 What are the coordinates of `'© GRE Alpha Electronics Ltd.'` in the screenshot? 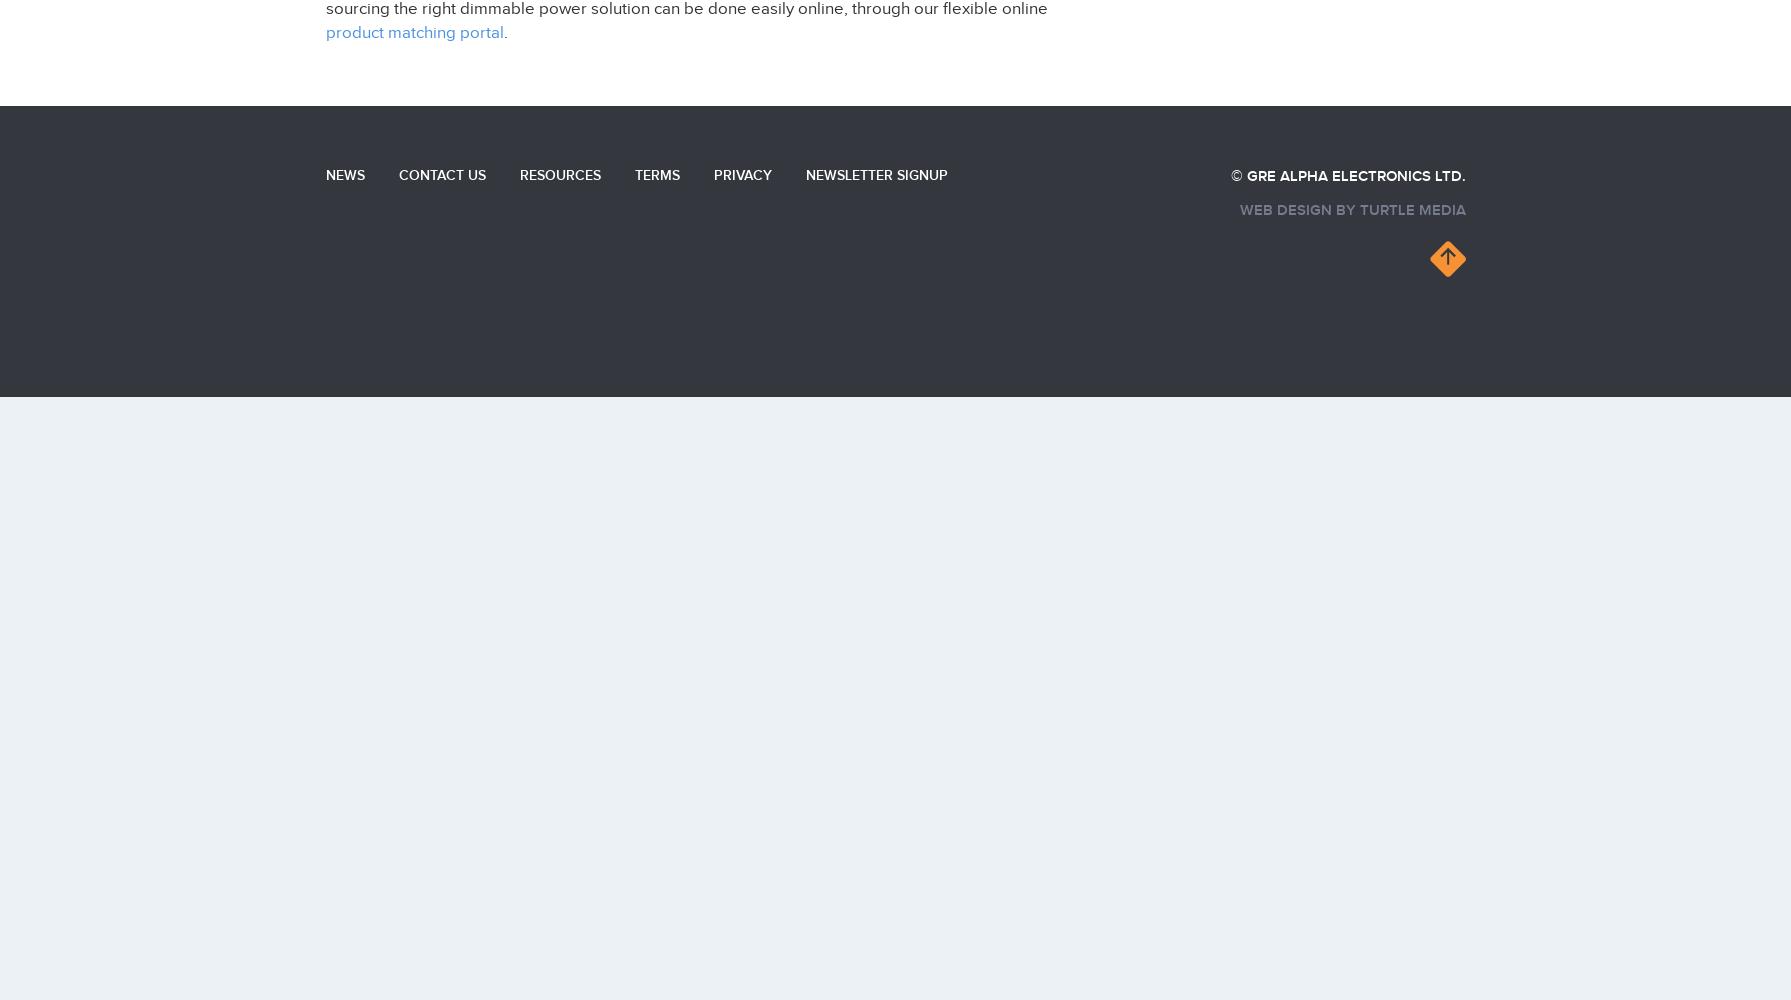 It's located at (1346, 175).